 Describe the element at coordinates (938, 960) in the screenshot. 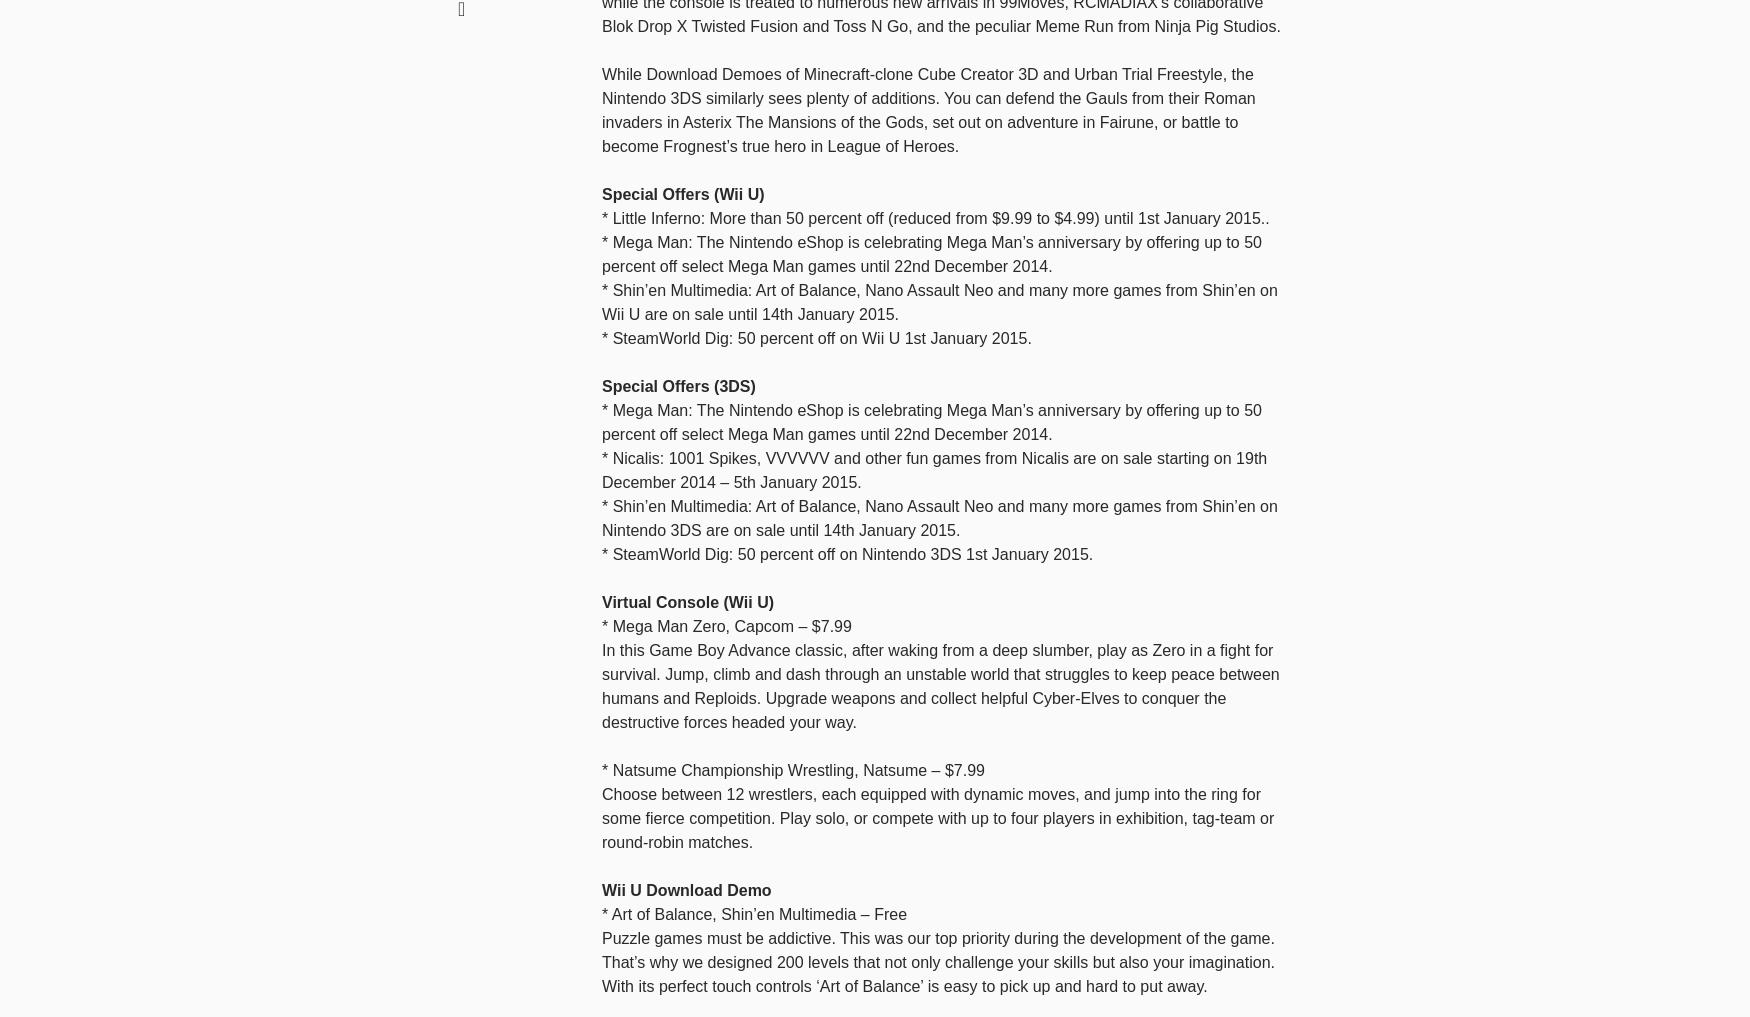

I see `'Puzzle games must be addictive. This was our top priority during the development of the game. That’s why we designed 200 levels that not only challenge your skills but also your imagination. With its perfect touch controls ‘Art of Balance’ is easy to pick up and hard to put away.'` at that location.